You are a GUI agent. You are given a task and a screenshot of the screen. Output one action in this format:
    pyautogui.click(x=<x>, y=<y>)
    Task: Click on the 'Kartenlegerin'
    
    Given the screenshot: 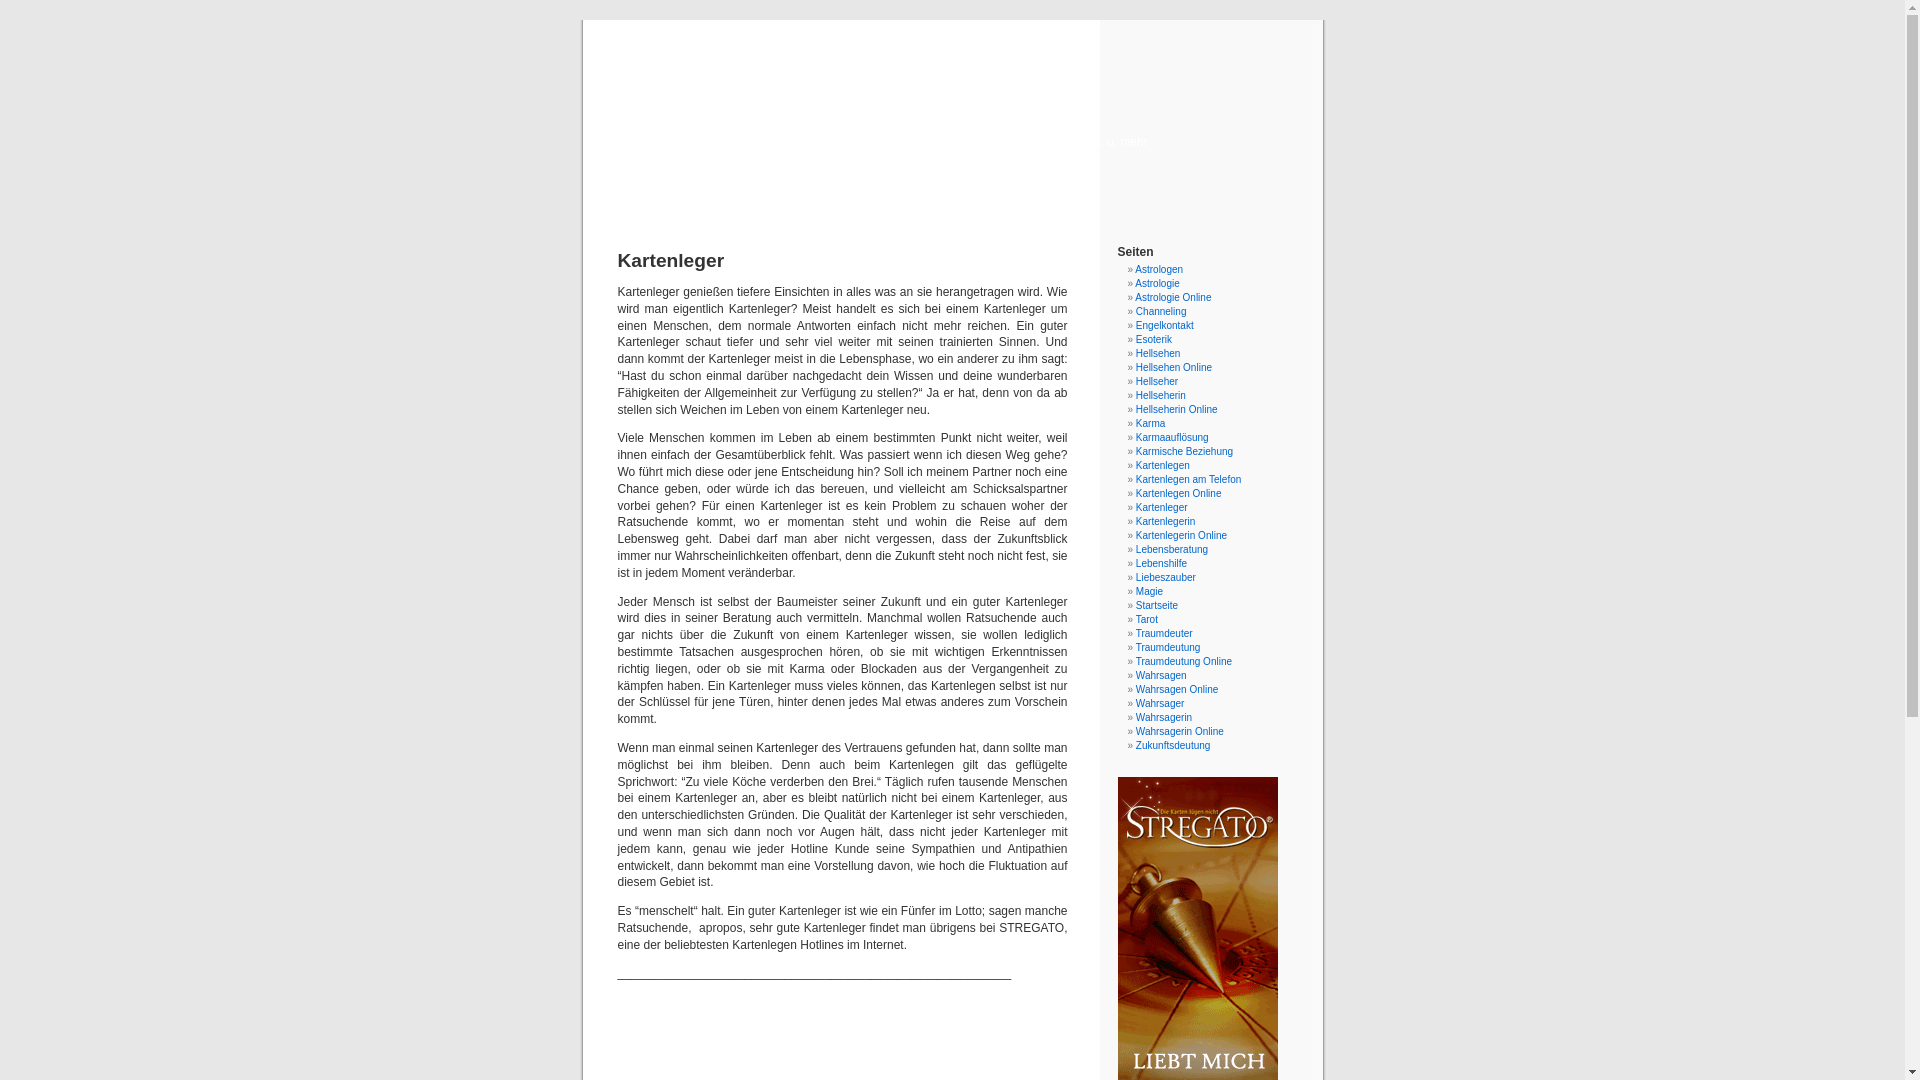 What is the action you would take?
    pyautogui.click(x=1165, y=520)
    